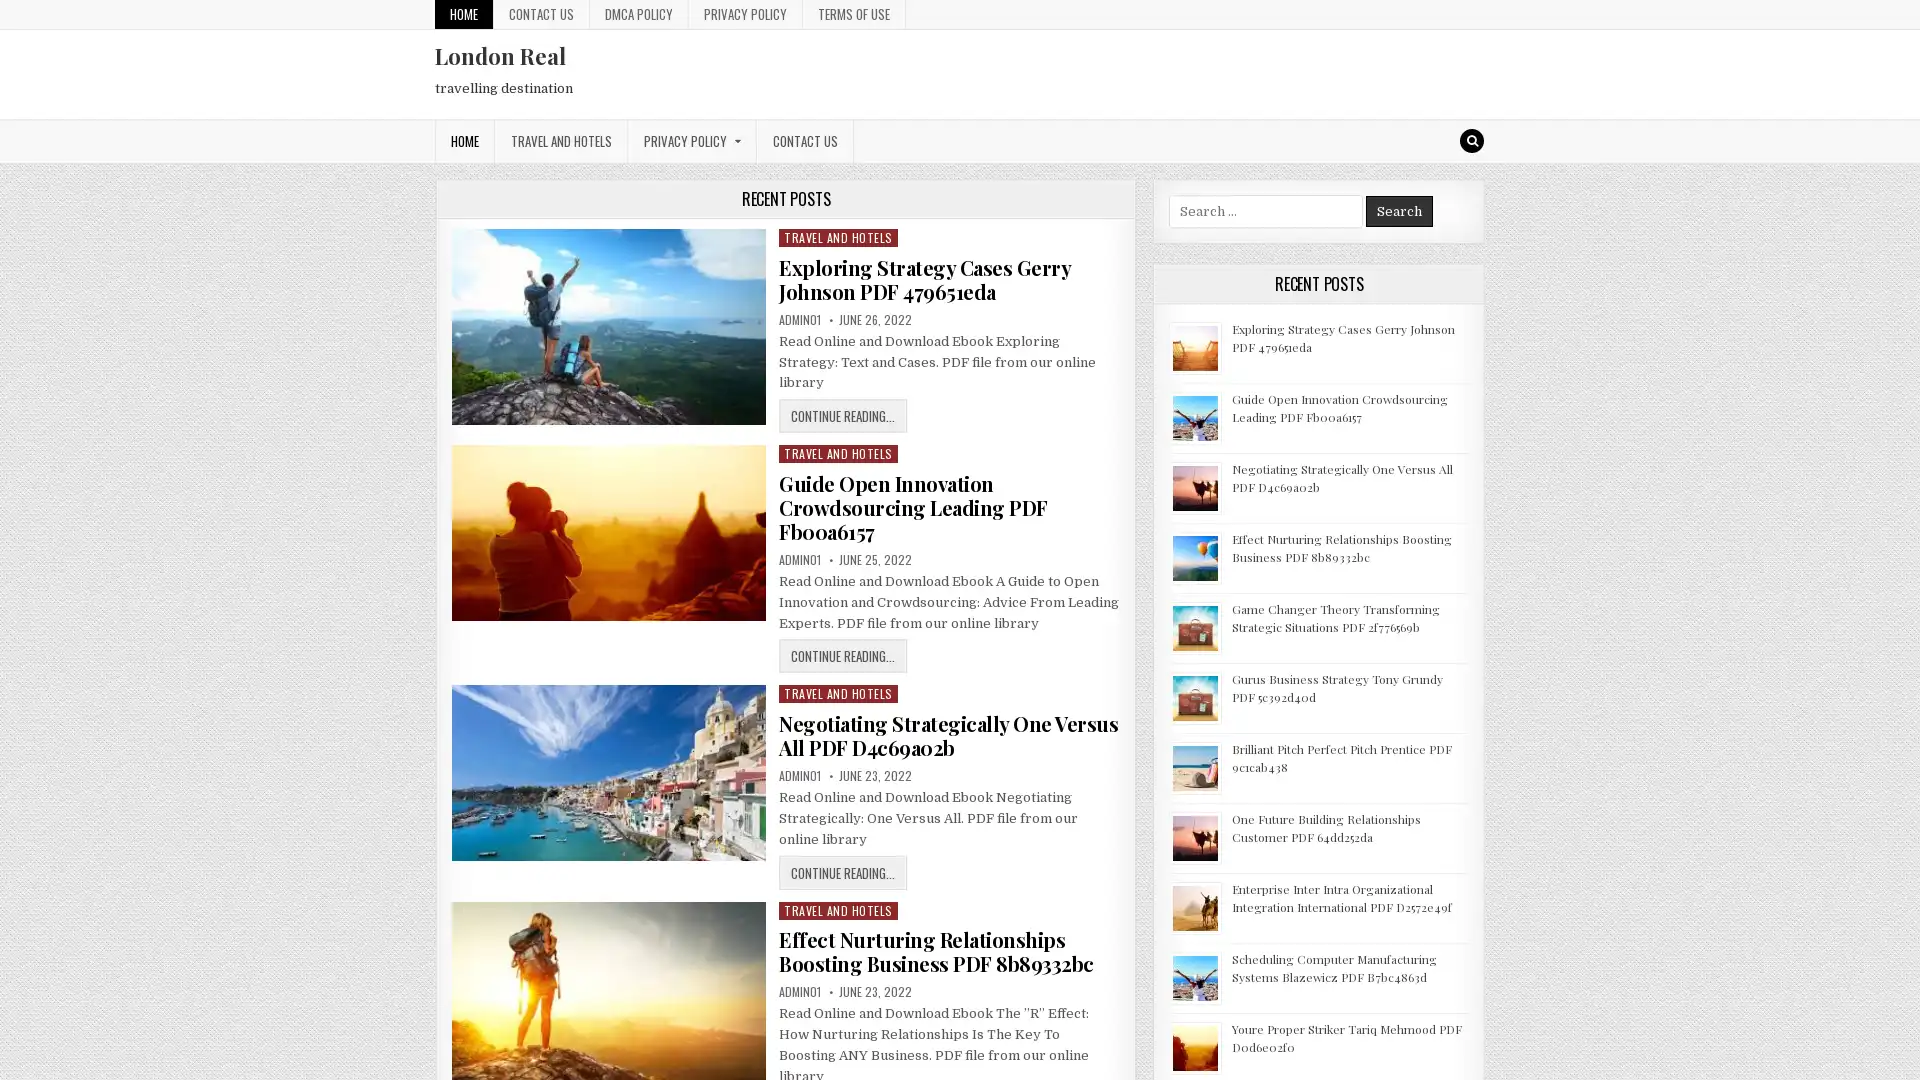 The image size is (1920, 1080). Describe the element at coordinates (1398, 211) in the screenshot. I see `Search` at that location.